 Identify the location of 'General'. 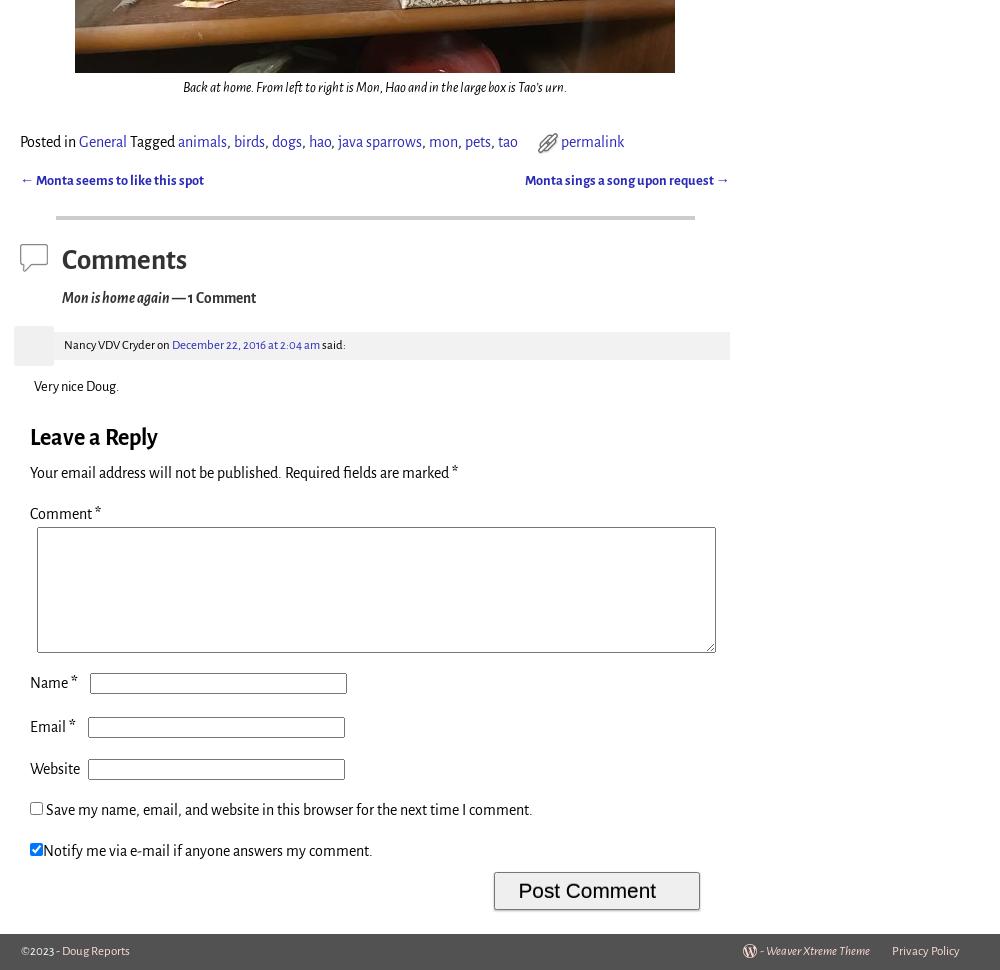
(102, 142).